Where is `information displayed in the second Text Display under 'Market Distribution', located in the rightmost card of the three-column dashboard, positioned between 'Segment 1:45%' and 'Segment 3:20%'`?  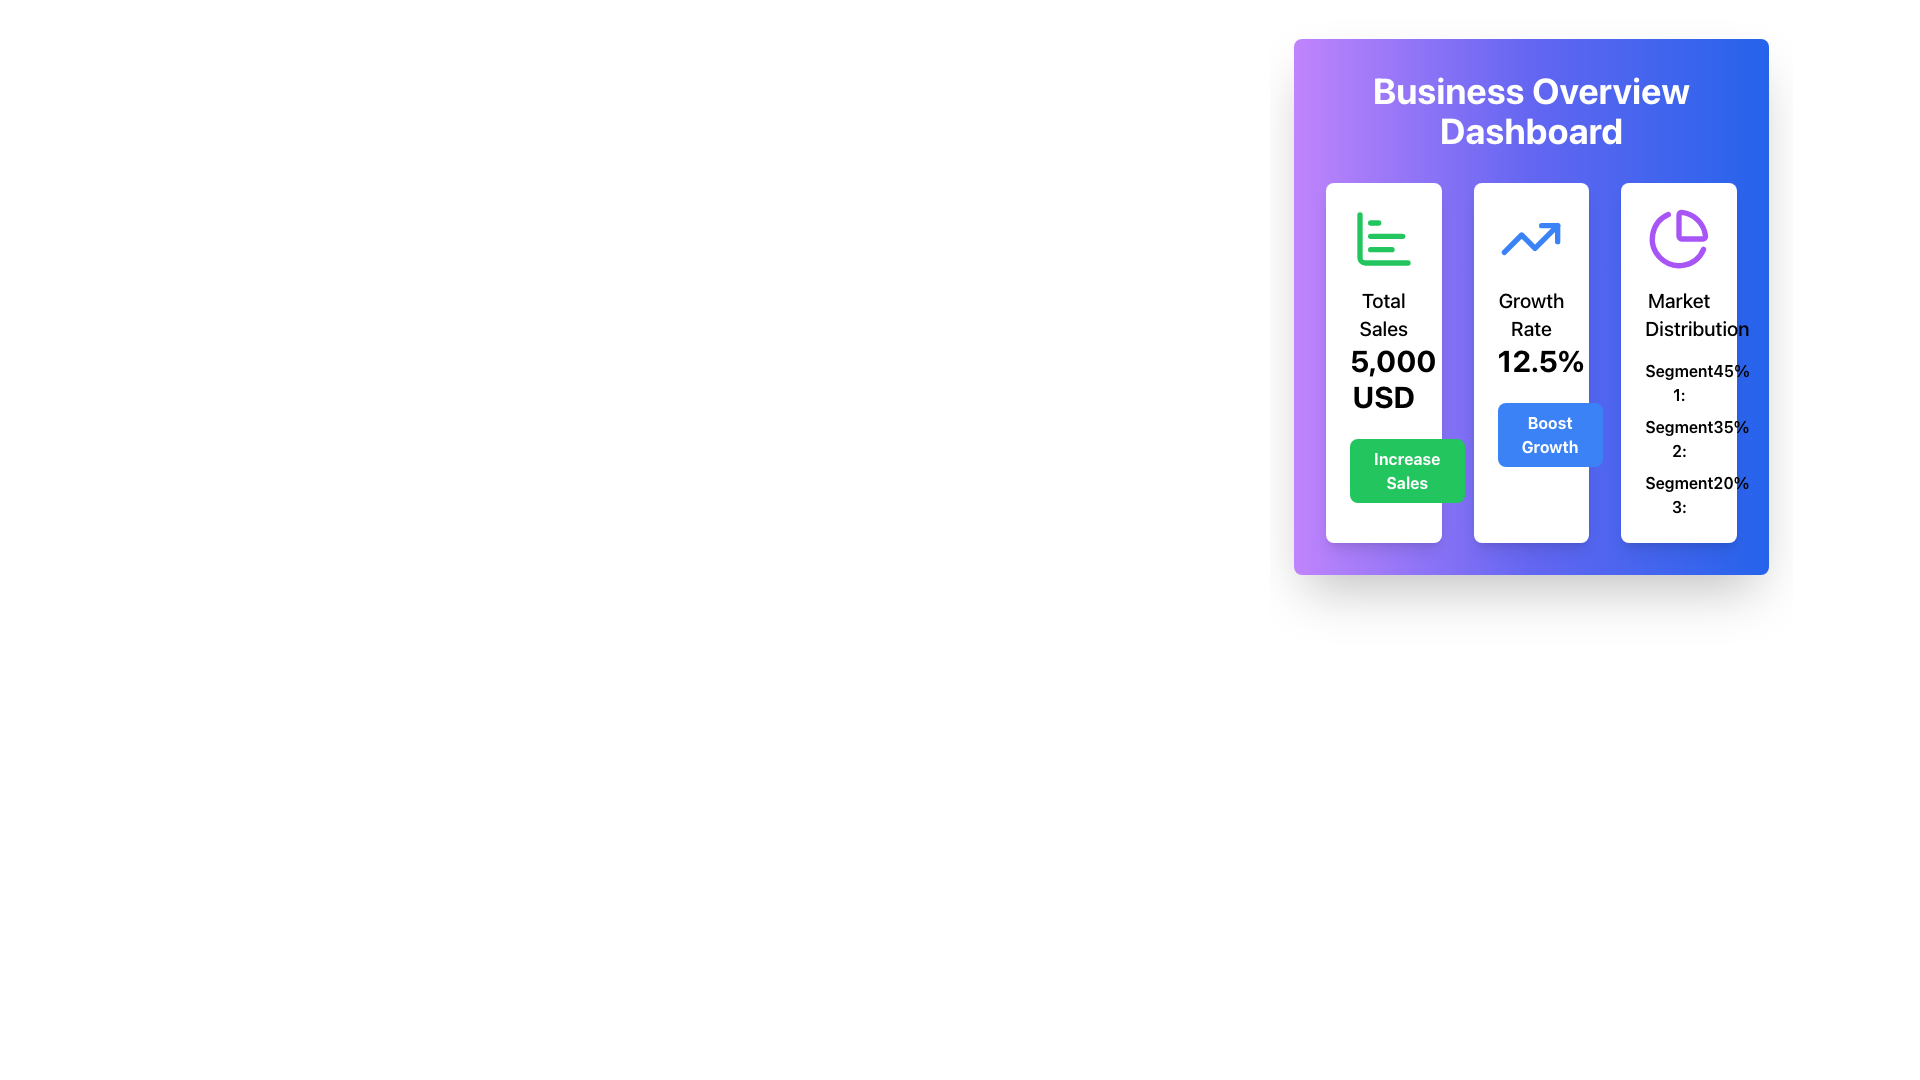 information displayed in the second Text Display under 'Market Distribution', located in the rightmost card of the three-column dashboard, positioned between 'Segment 1:45%' and 'Segment 3:20%' is located at coordinates (1679, 438).